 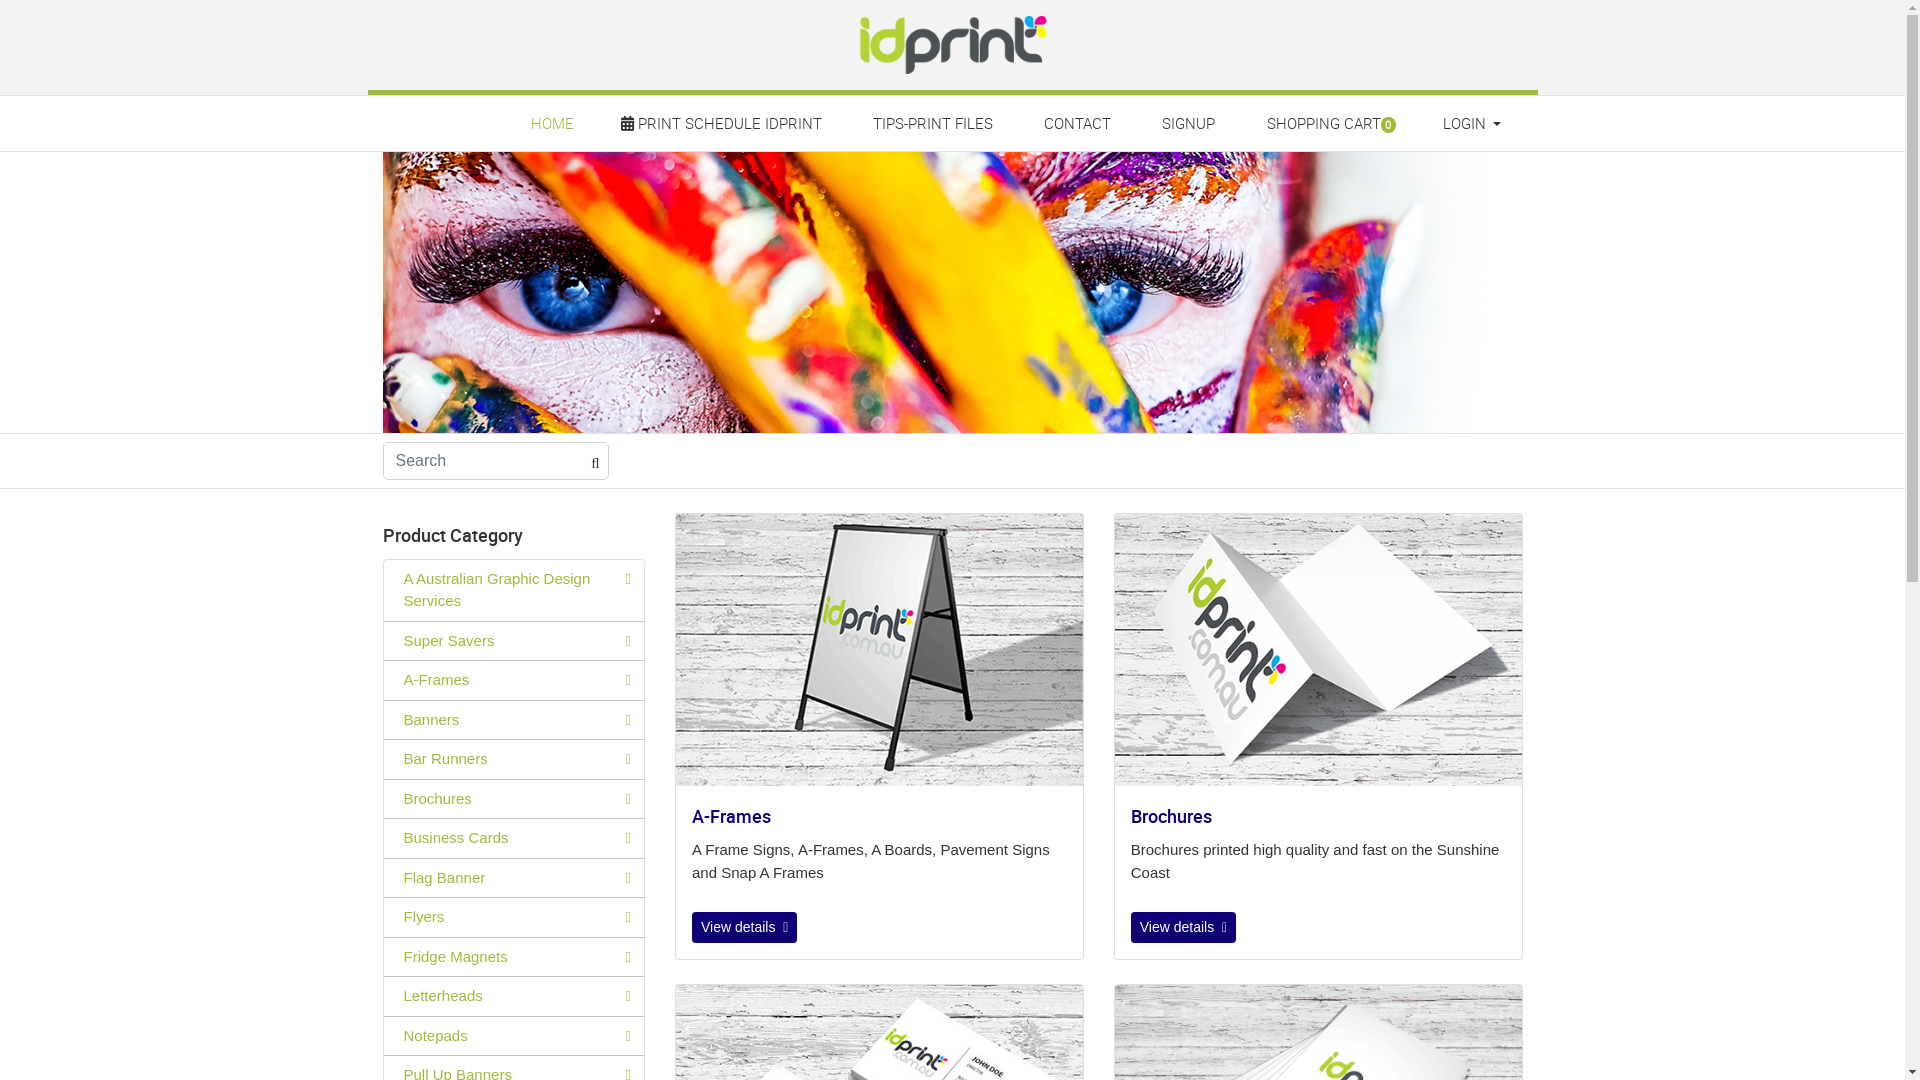 What do you see at coordinates (514, 956) in the screenshot?
I see `'Fridge Magnets'` at bounding box center [514, 956].